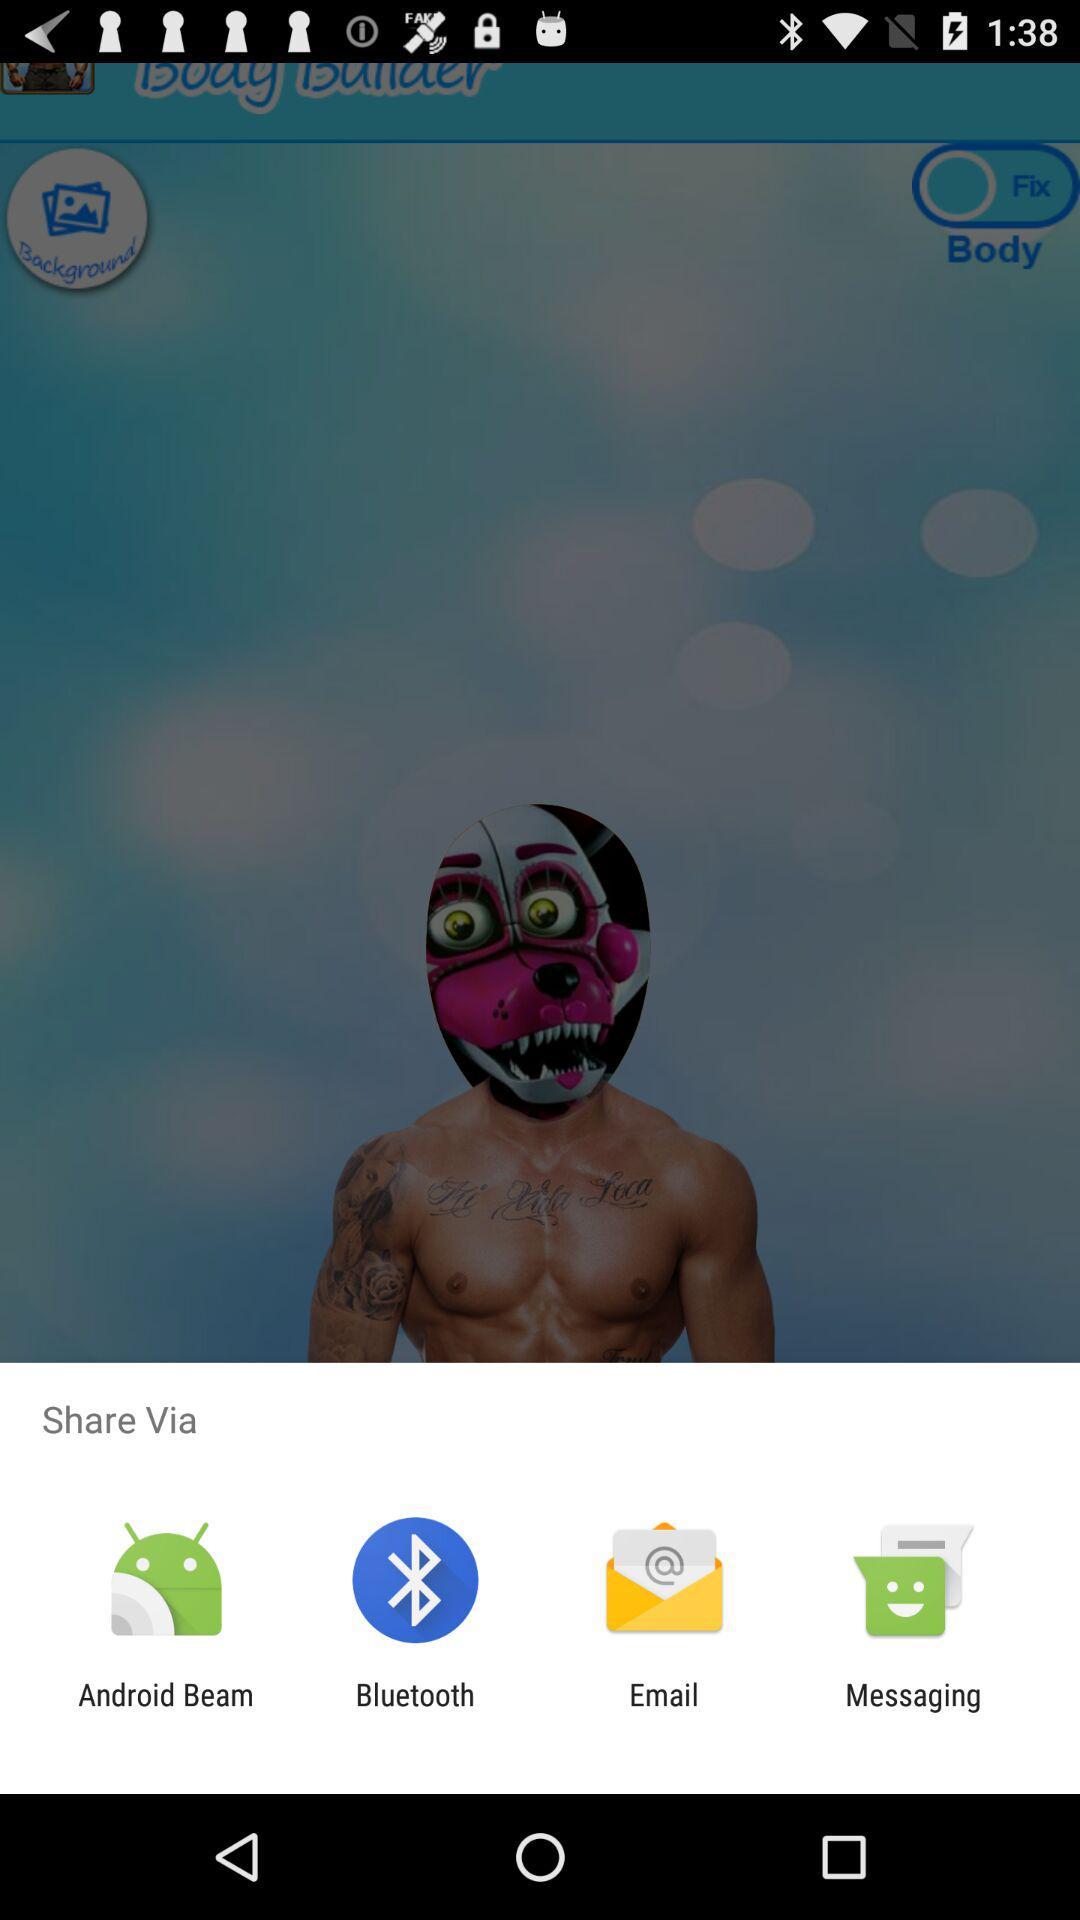 This screenshot has width=1080, height=1920. I want to click on app next to email, so click(913, 1711).